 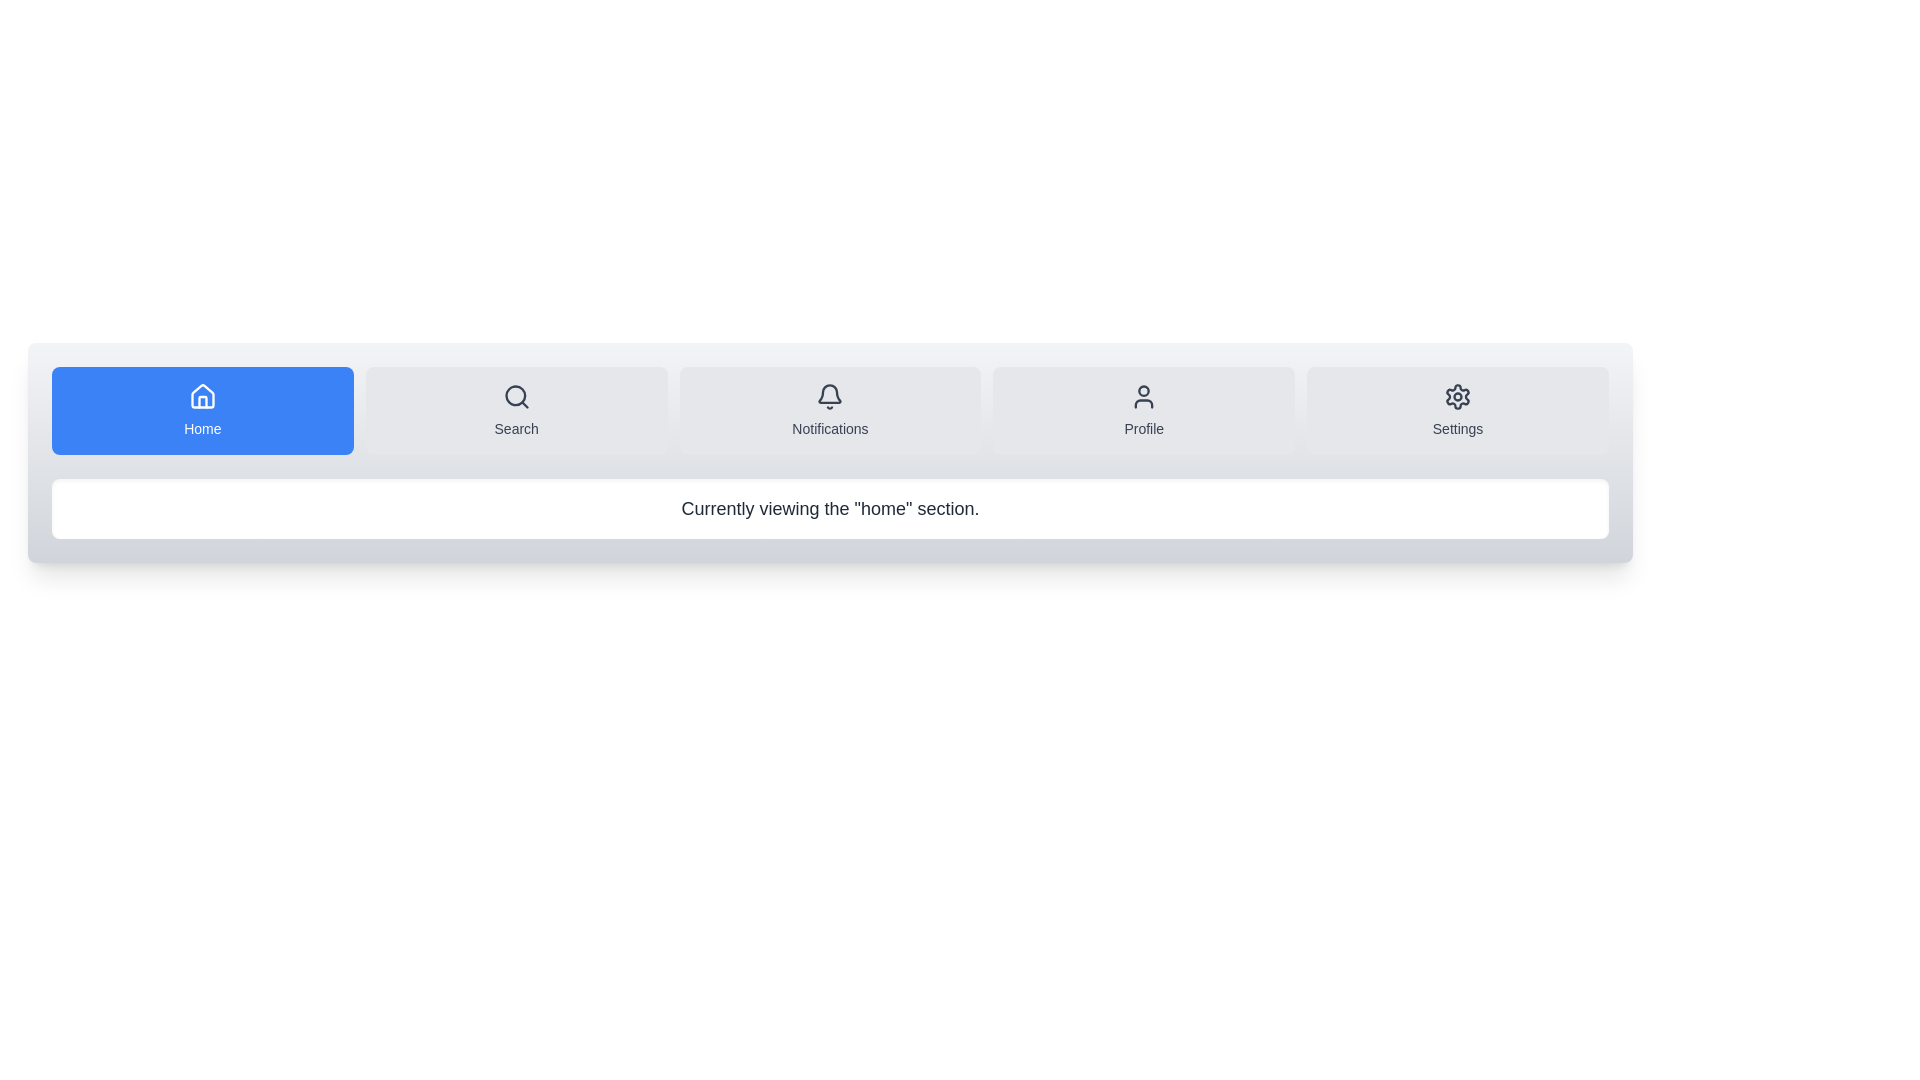 What do you see at coordinates (830, 410) in the screenshot?
I see `the third section of the navigation bar` at bounding box center [830, 410].